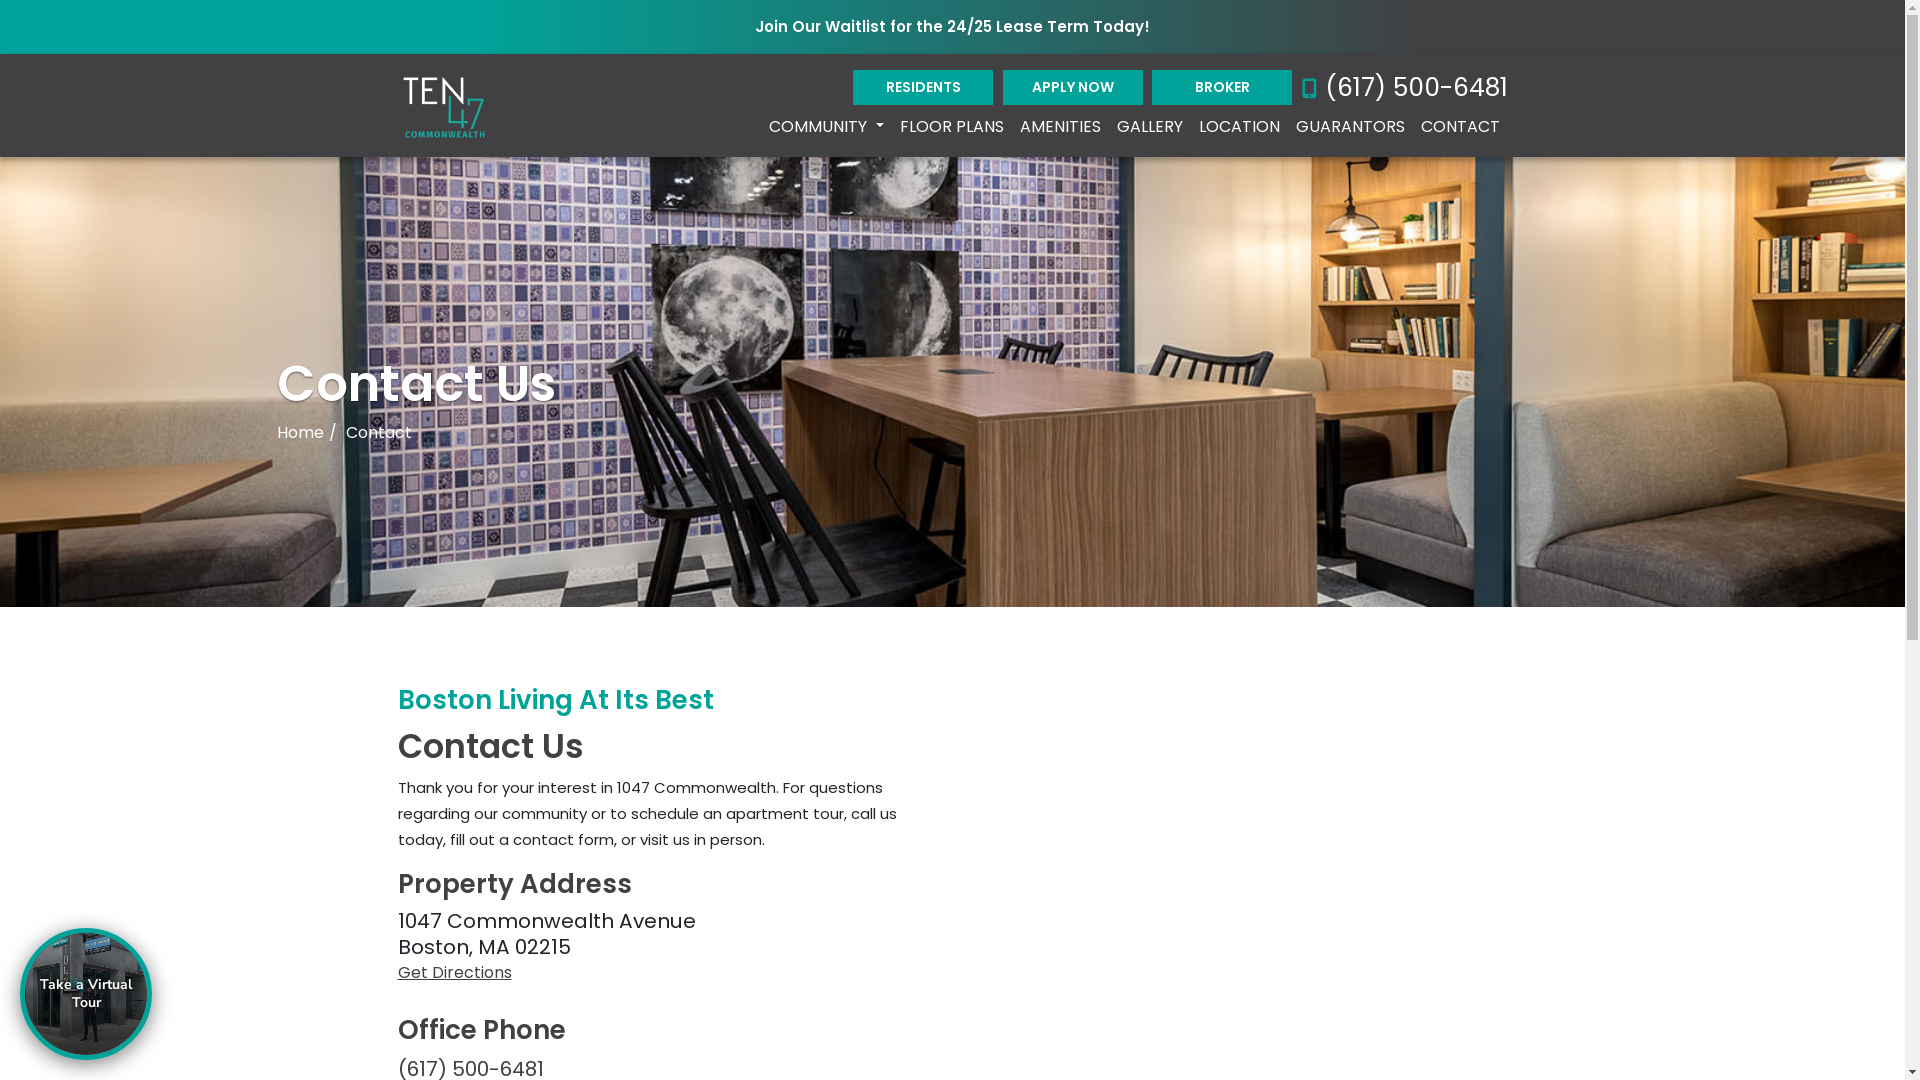 The image size is (1920, 1080). What do you see at coordinates (1152, 86) in the screenshot?
I see `'BROKER'` at bounding box center [1152, 86].